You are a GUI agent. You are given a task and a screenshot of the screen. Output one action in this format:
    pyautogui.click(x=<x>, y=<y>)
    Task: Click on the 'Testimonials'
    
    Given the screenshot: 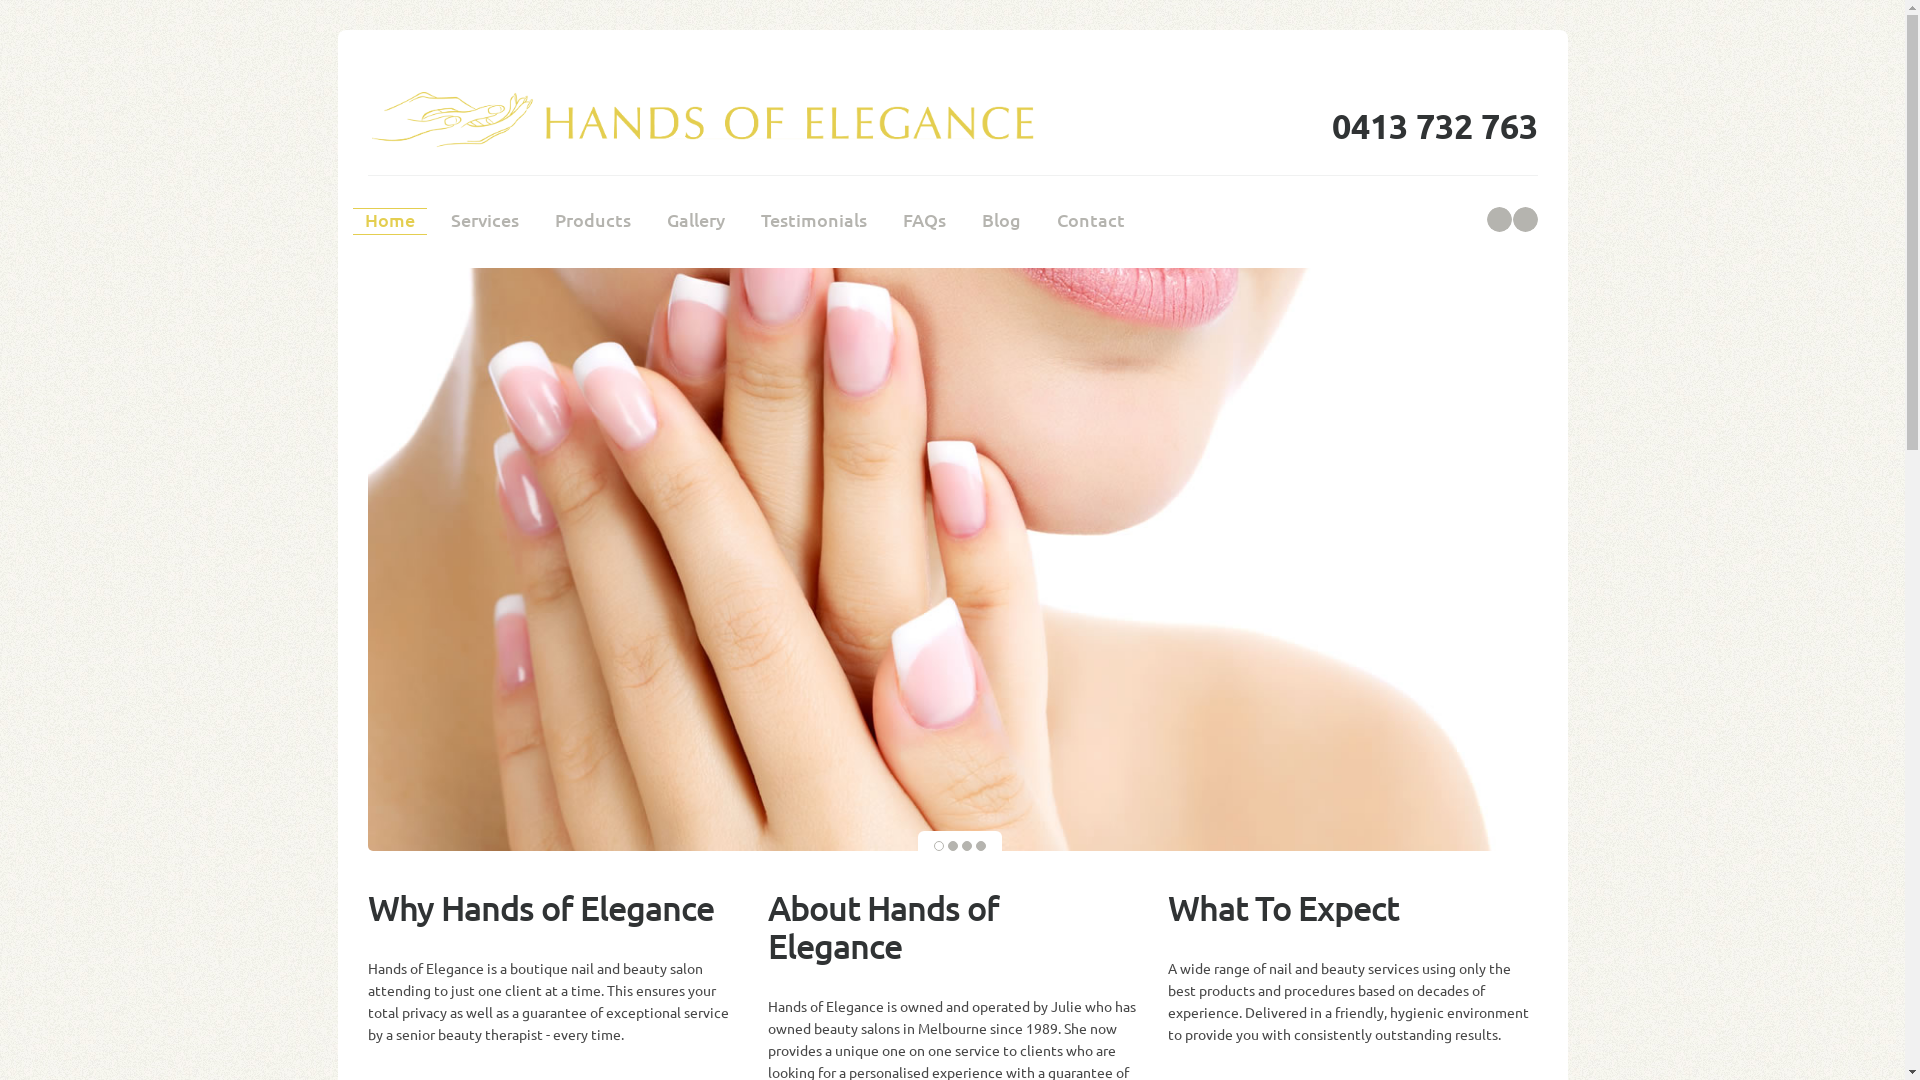 What is the action you would take?
    pyautogui.click(x=812, y=221)
    